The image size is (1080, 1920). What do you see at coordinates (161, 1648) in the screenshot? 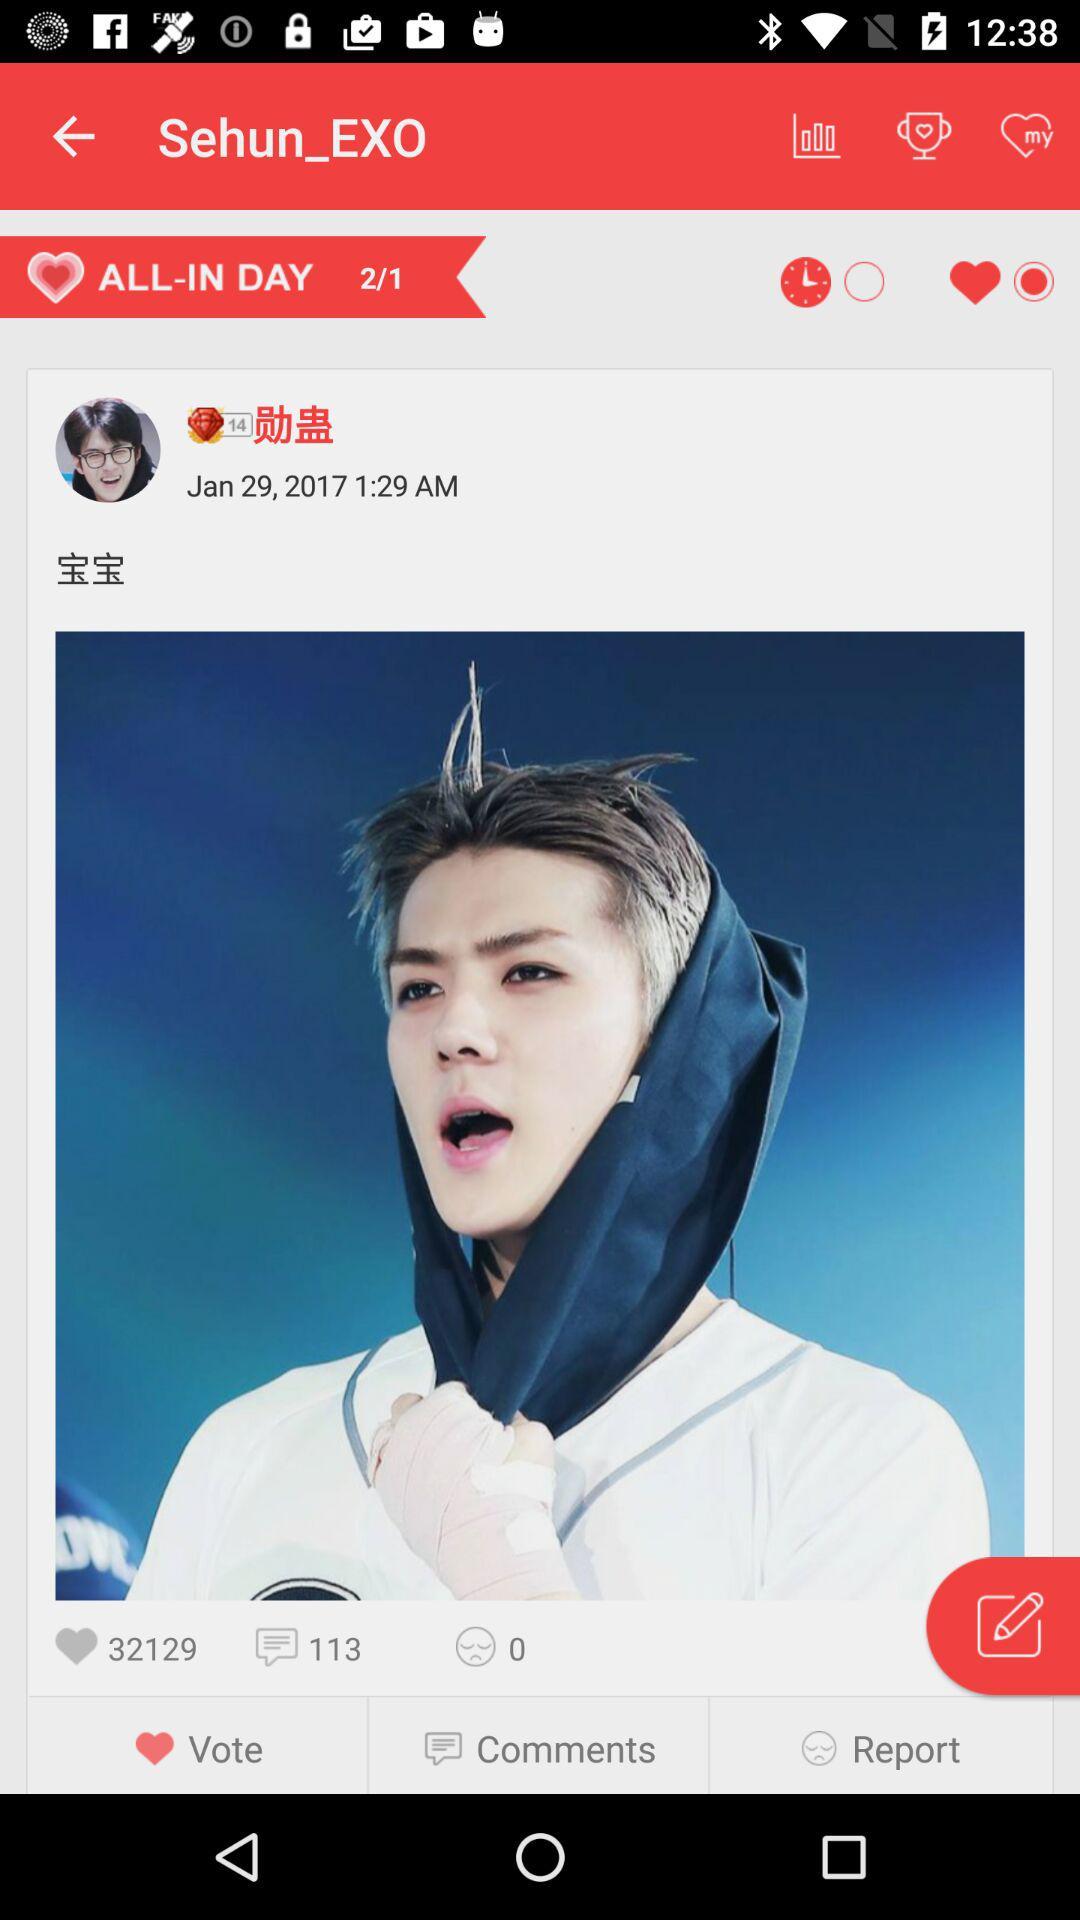
I see `the item above the vote item` at bounding box center [161, 1648].